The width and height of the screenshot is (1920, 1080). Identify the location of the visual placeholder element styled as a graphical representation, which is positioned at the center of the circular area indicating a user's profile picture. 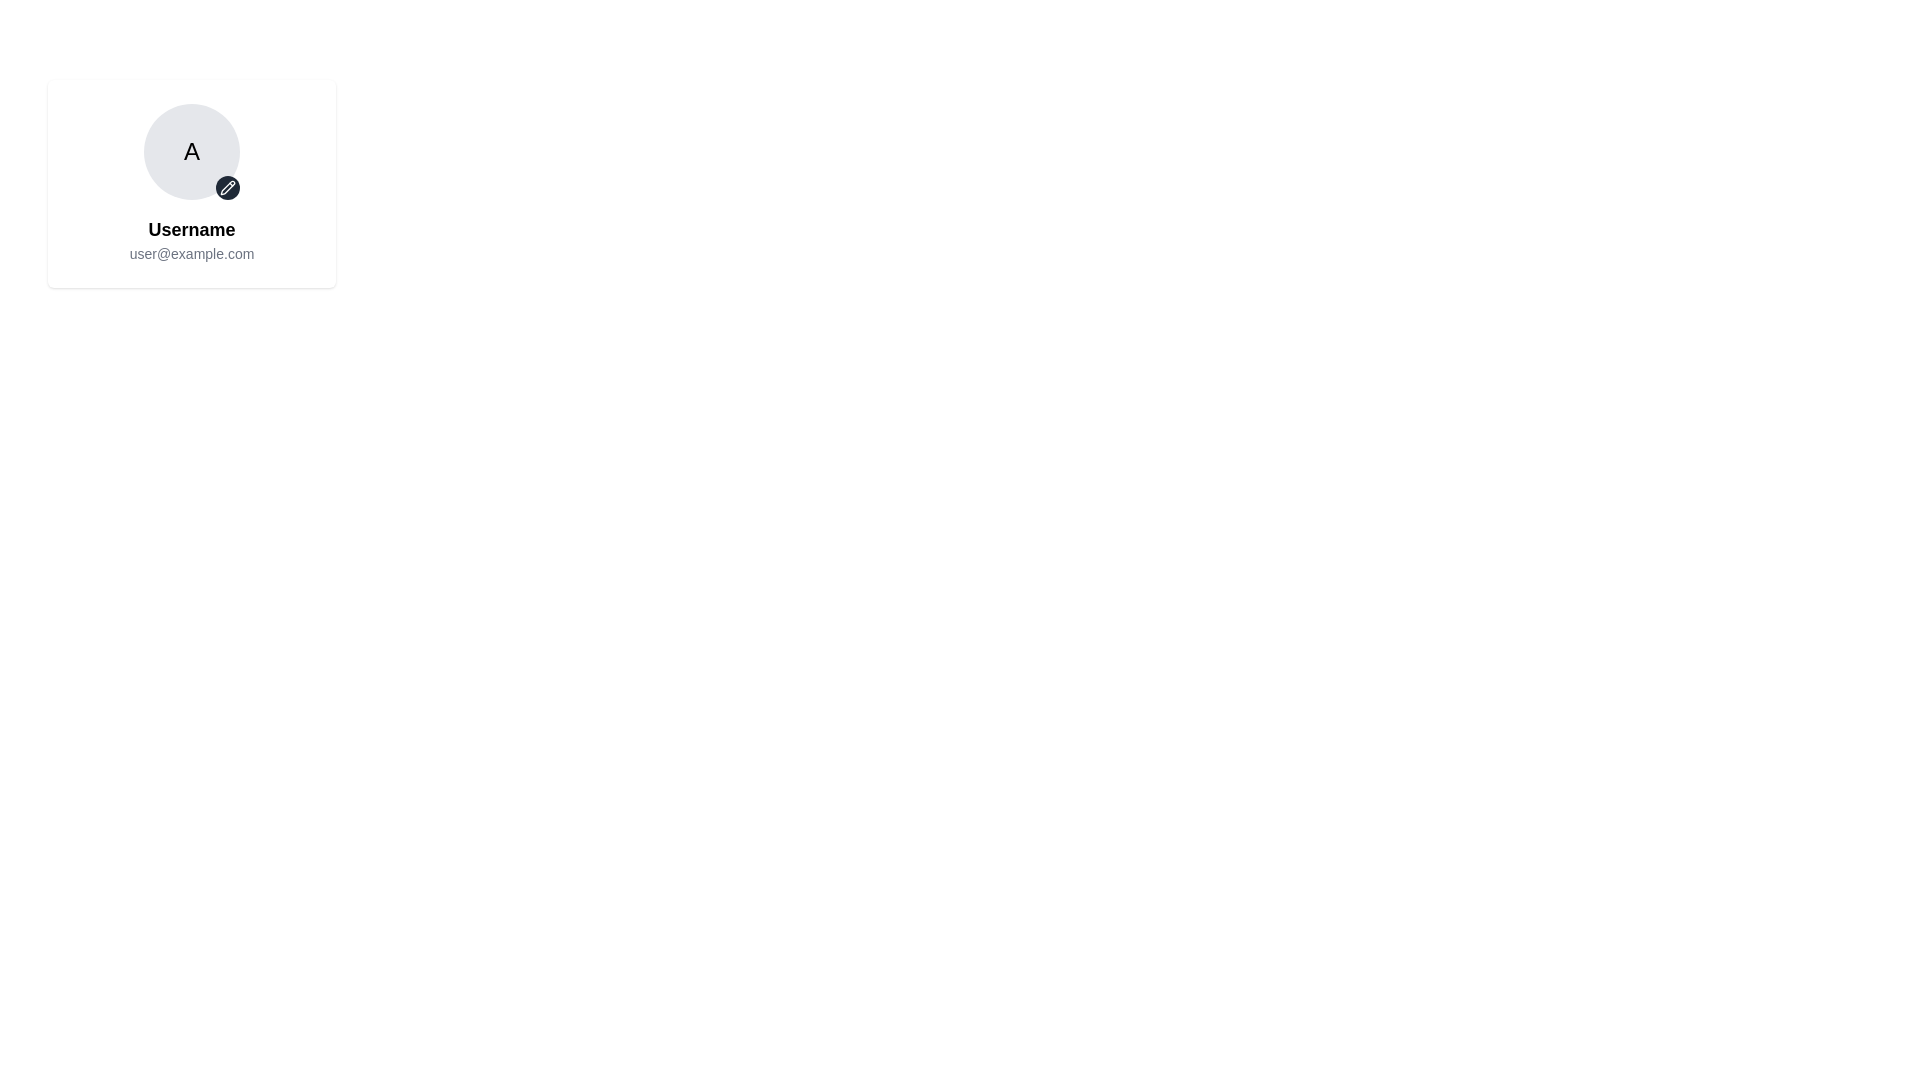
(192, 150).